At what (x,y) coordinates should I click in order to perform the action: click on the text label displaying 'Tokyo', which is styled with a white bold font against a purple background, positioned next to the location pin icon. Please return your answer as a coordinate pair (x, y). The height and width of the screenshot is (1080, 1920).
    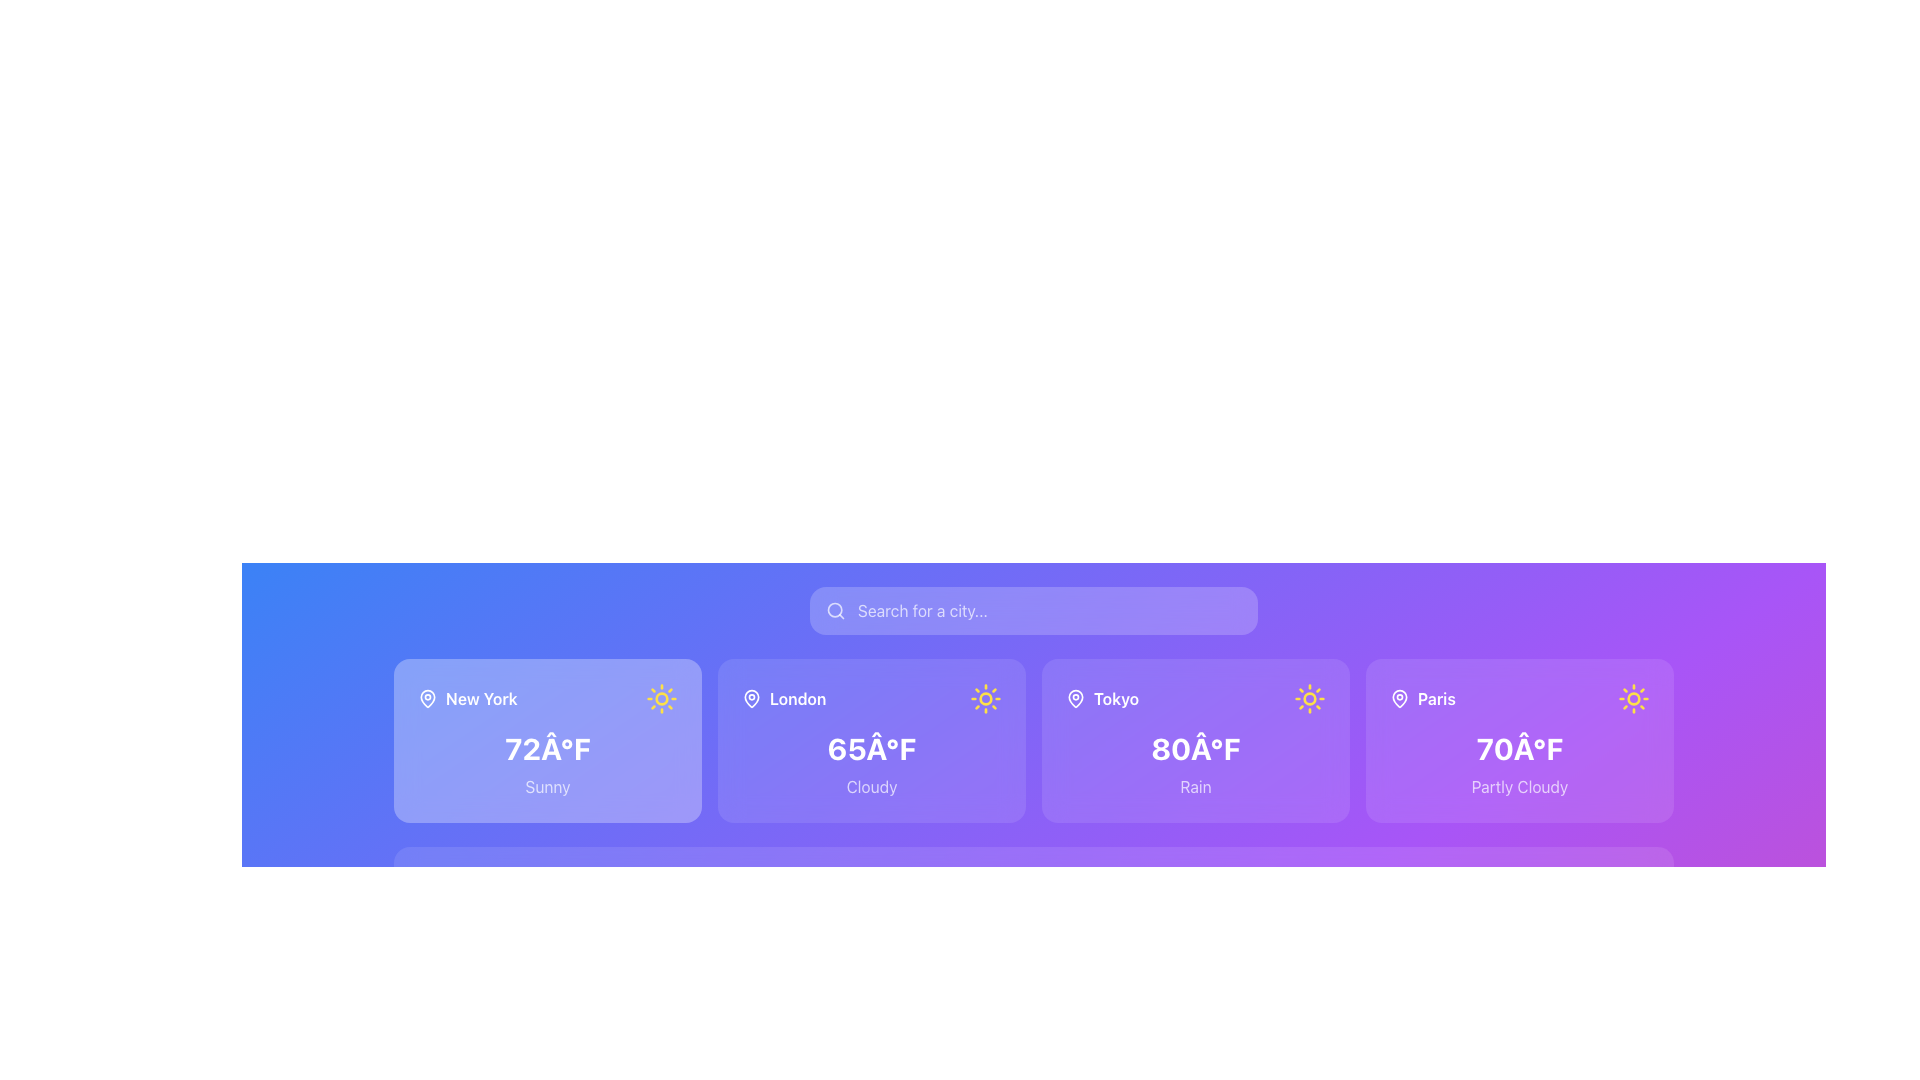
    Looking at the image, I should click on (1115, 697).